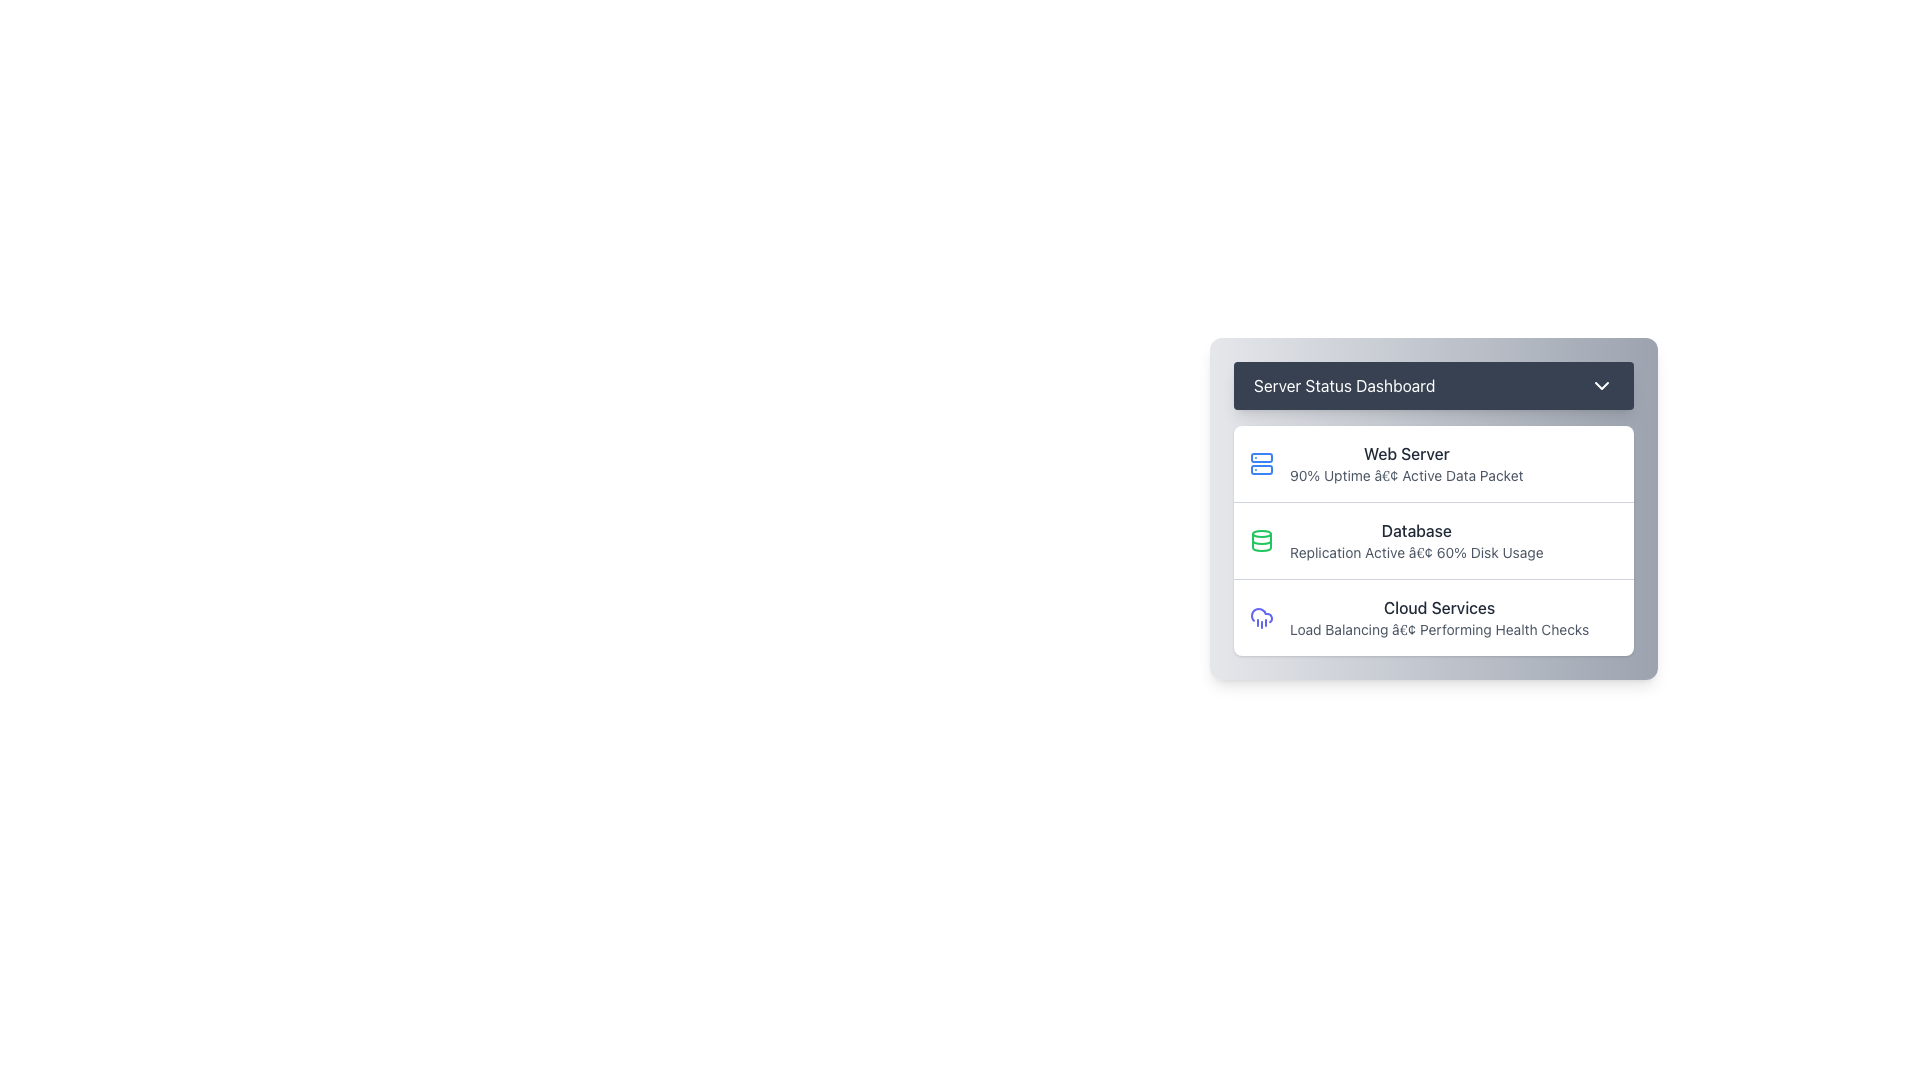 This screenshot has width=1920, height=1080. I want to click on information displayed in the first Text block of the 'Server Status Dashboard' which shows the status of the web server, including uptime and data packet activity, so click(1405, 463).